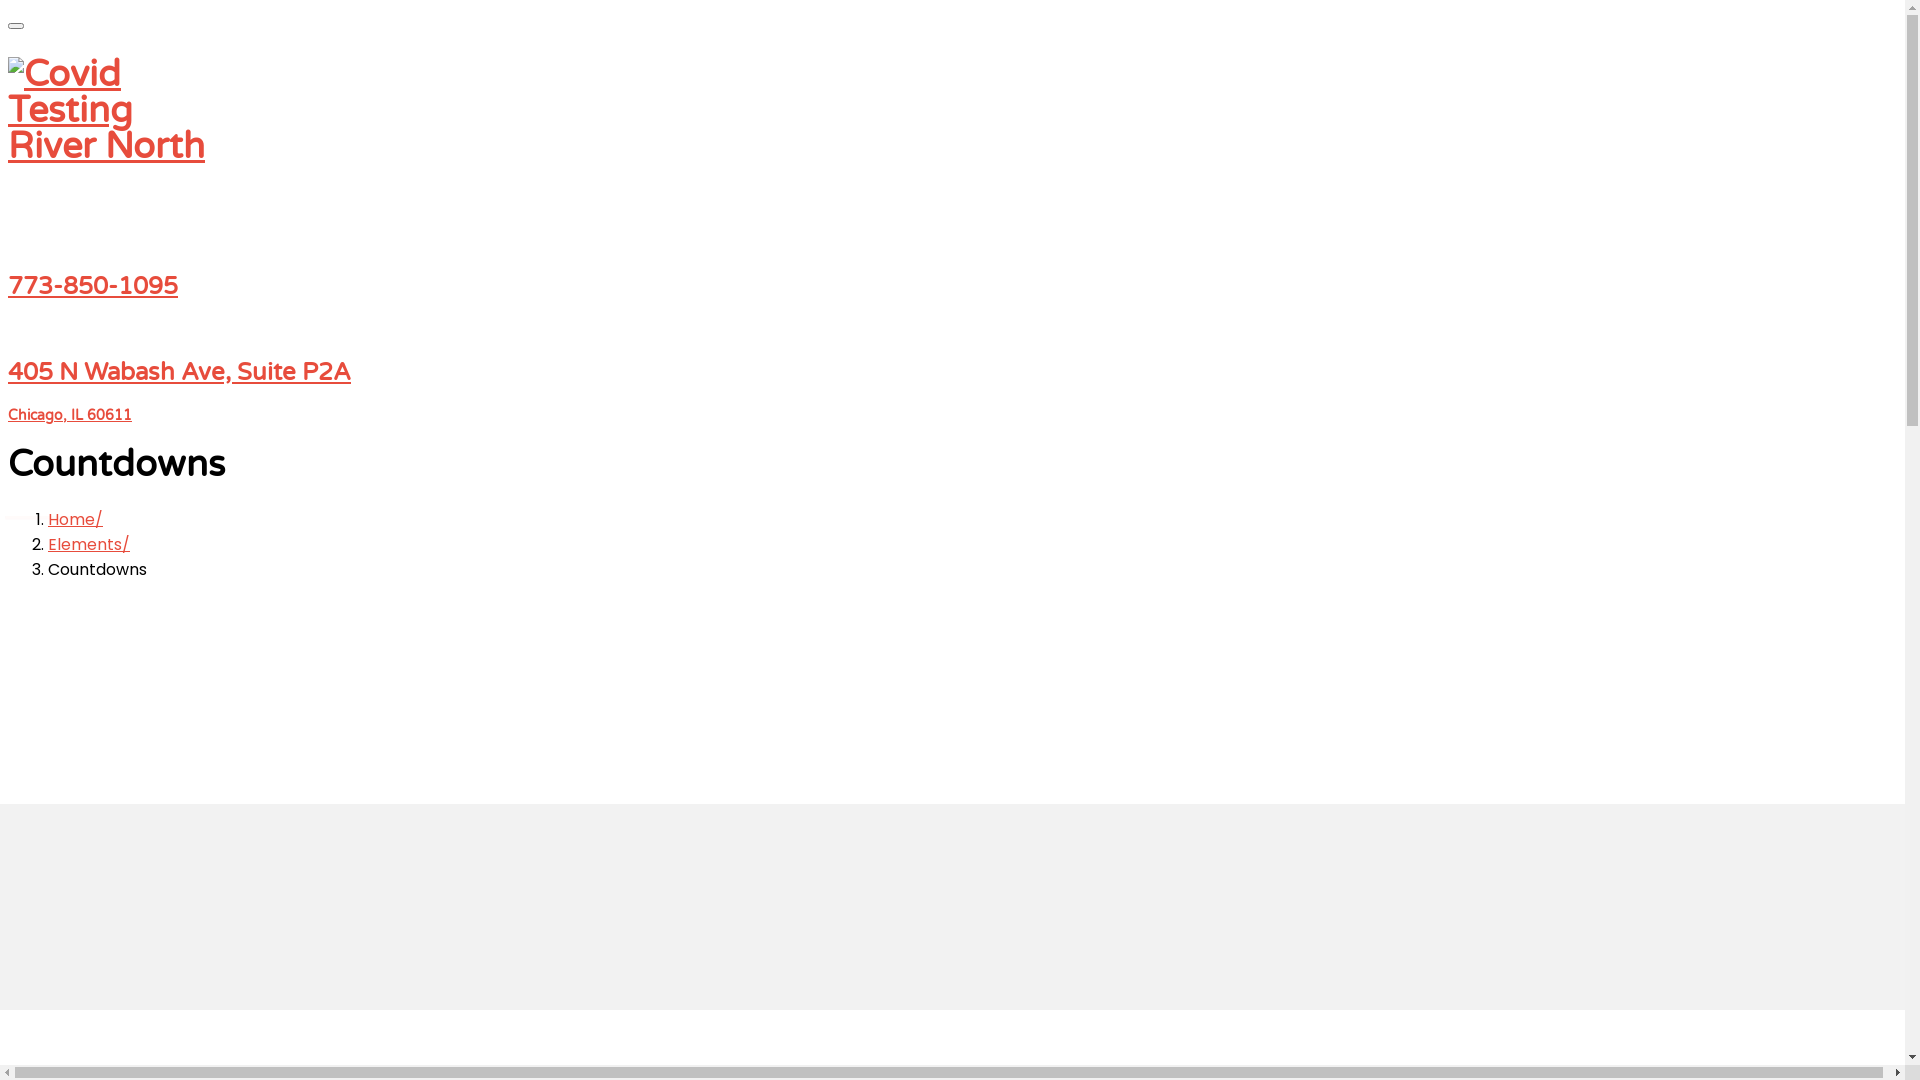 This screenshot has width=1920, height=1080. Describe the element at coordinates (75, 518) in the screenshot. I see `'Home'` at that location.